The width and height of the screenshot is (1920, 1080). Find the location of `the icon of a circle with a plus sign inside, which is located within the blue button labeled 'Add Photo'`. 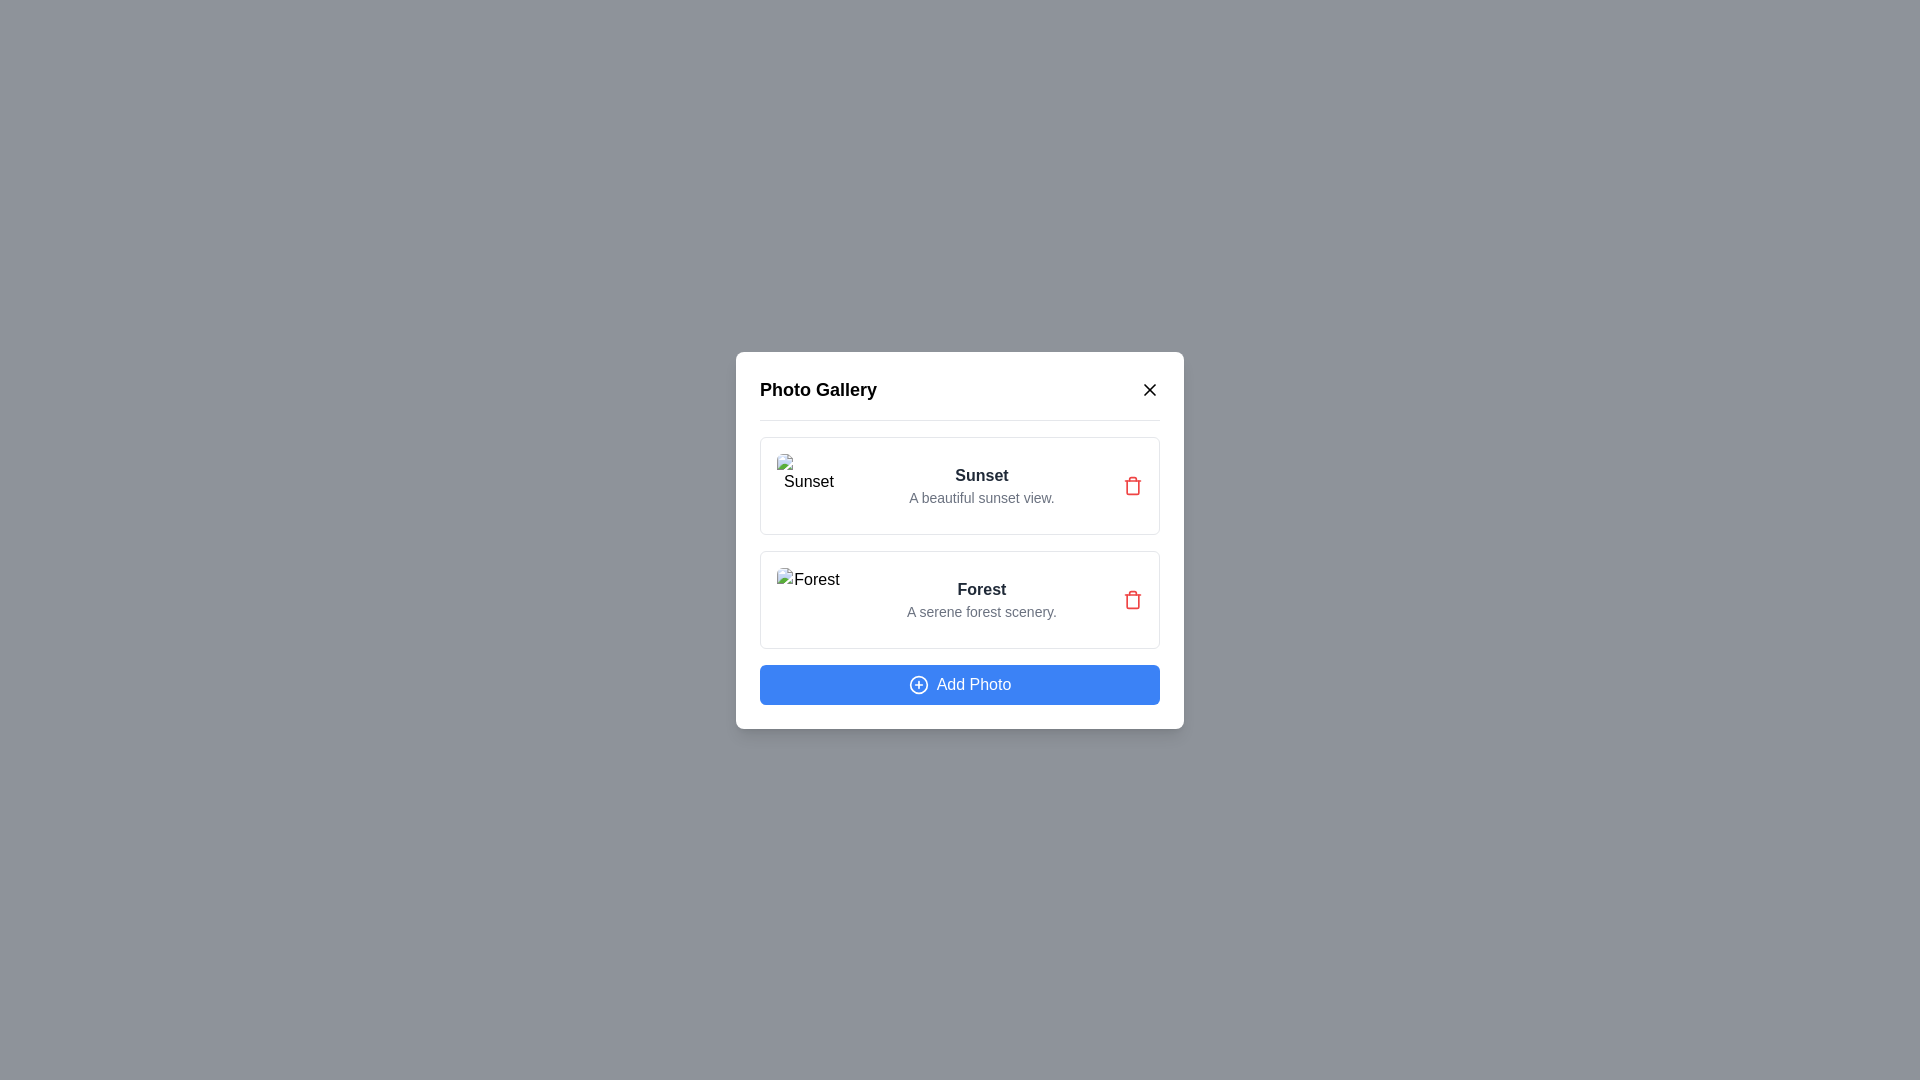

the icon of a circle with a plus sign inside, which is located within the blue button labeled 'Add Photo' is located at coordinates (917, 683).